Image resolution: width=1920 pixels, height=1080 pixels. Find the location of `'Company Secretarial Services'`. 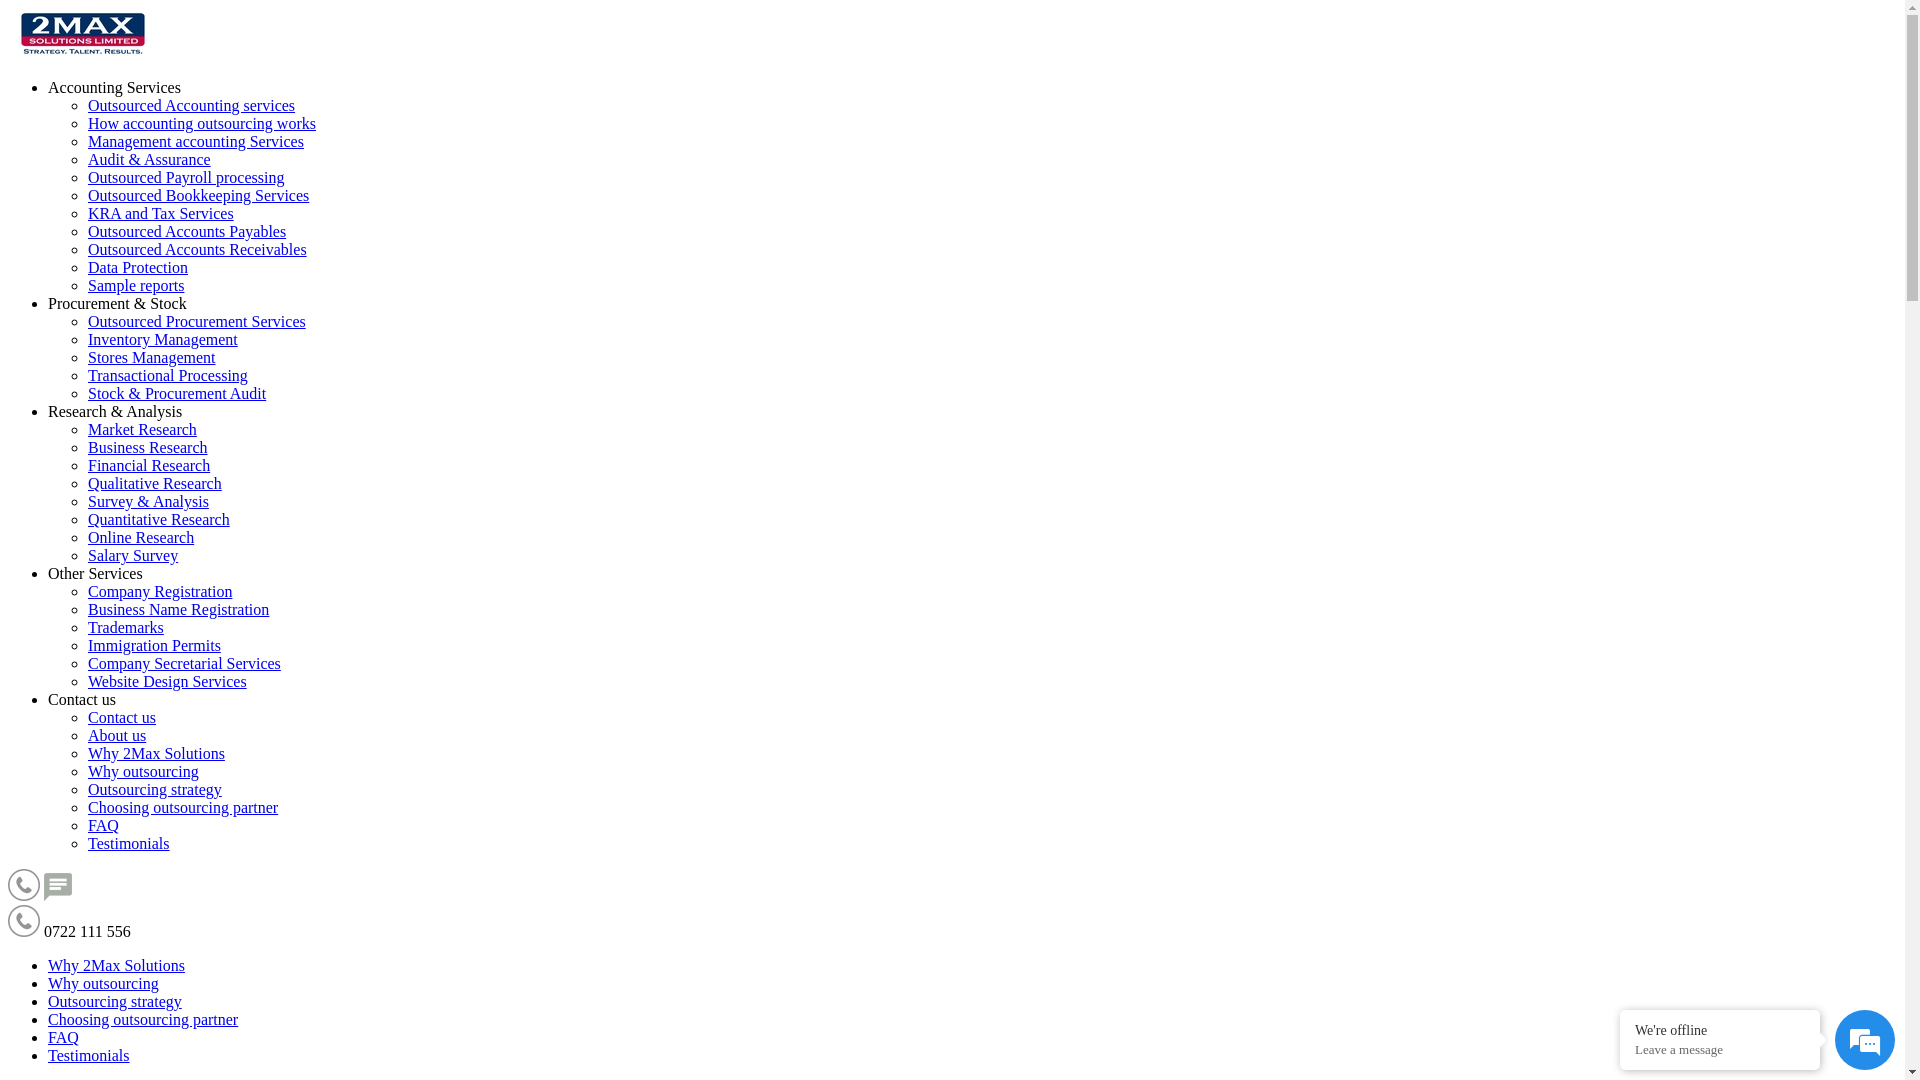

'Company Secretarial Services' is located at coordinates (184, 663).